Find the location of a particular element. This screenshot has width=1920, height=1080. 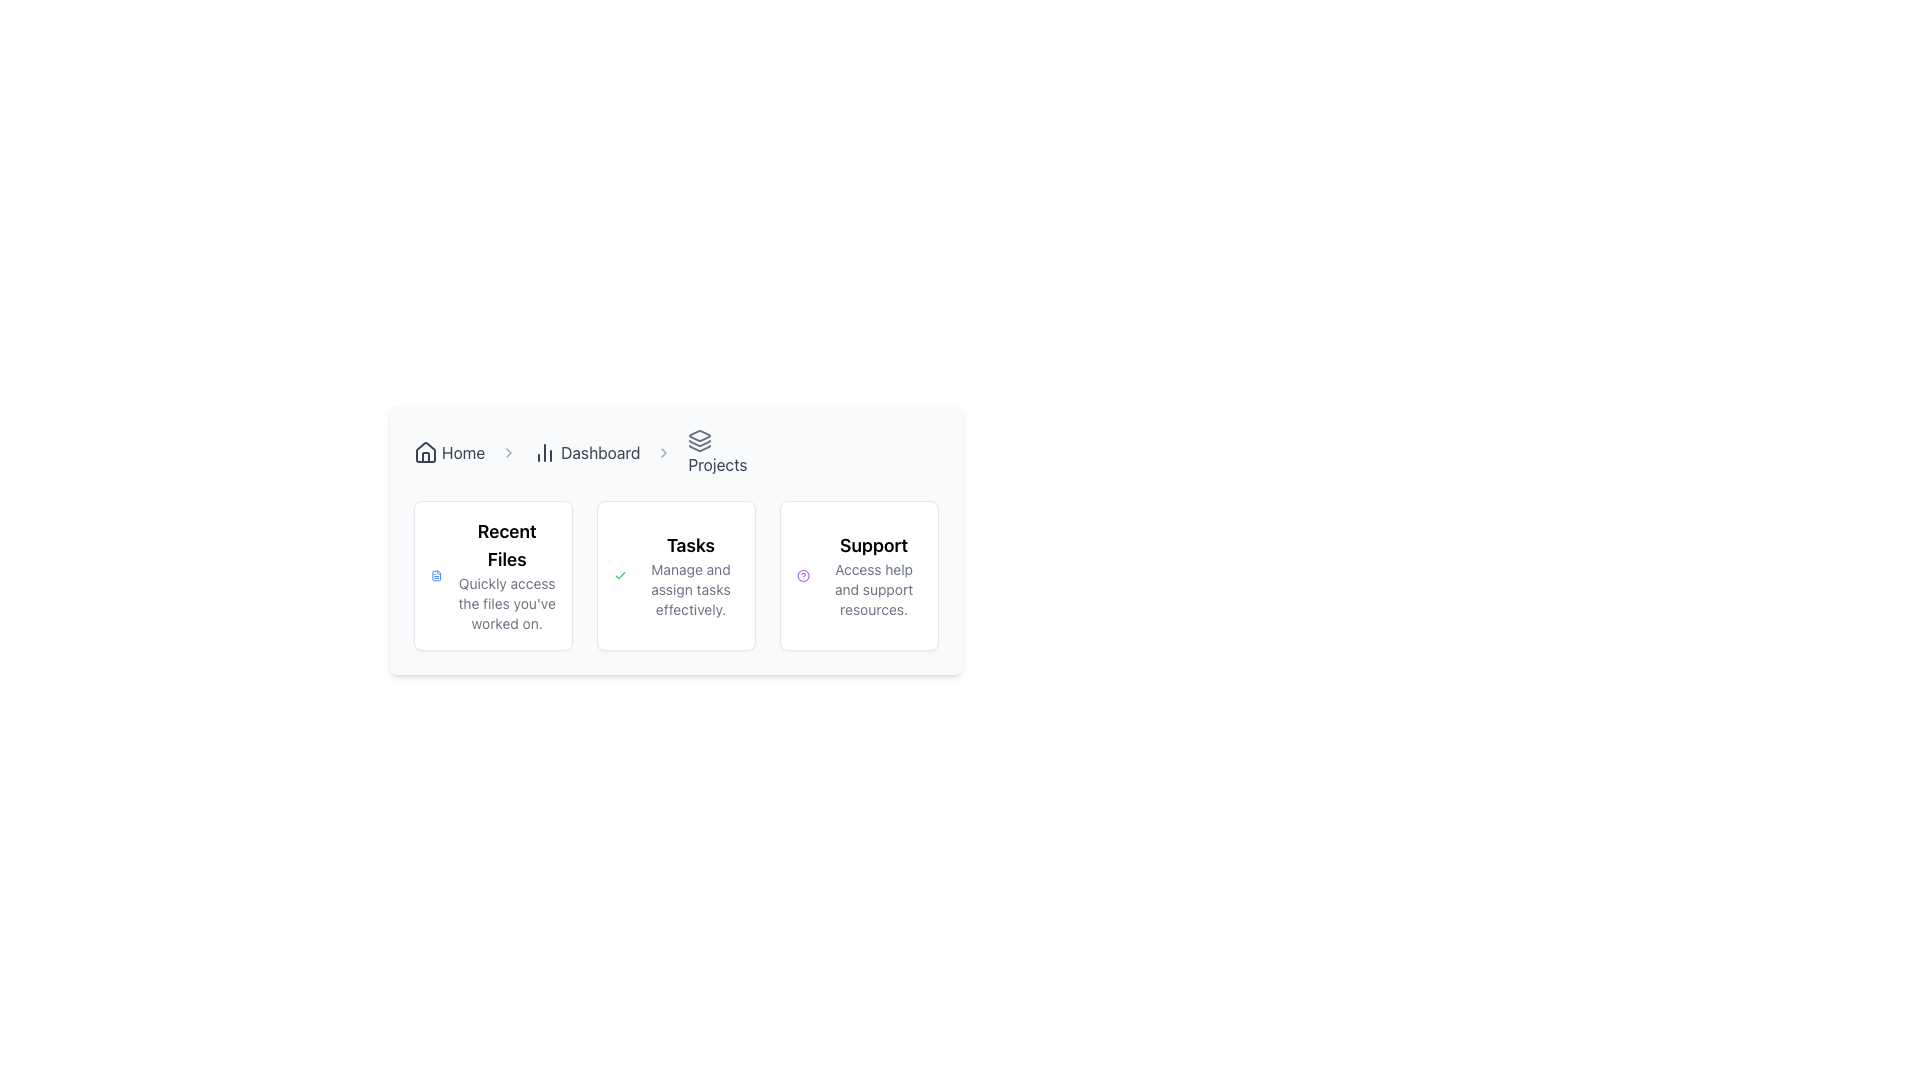

the central section of the Grid Layout is located at coordinates (676, 575).